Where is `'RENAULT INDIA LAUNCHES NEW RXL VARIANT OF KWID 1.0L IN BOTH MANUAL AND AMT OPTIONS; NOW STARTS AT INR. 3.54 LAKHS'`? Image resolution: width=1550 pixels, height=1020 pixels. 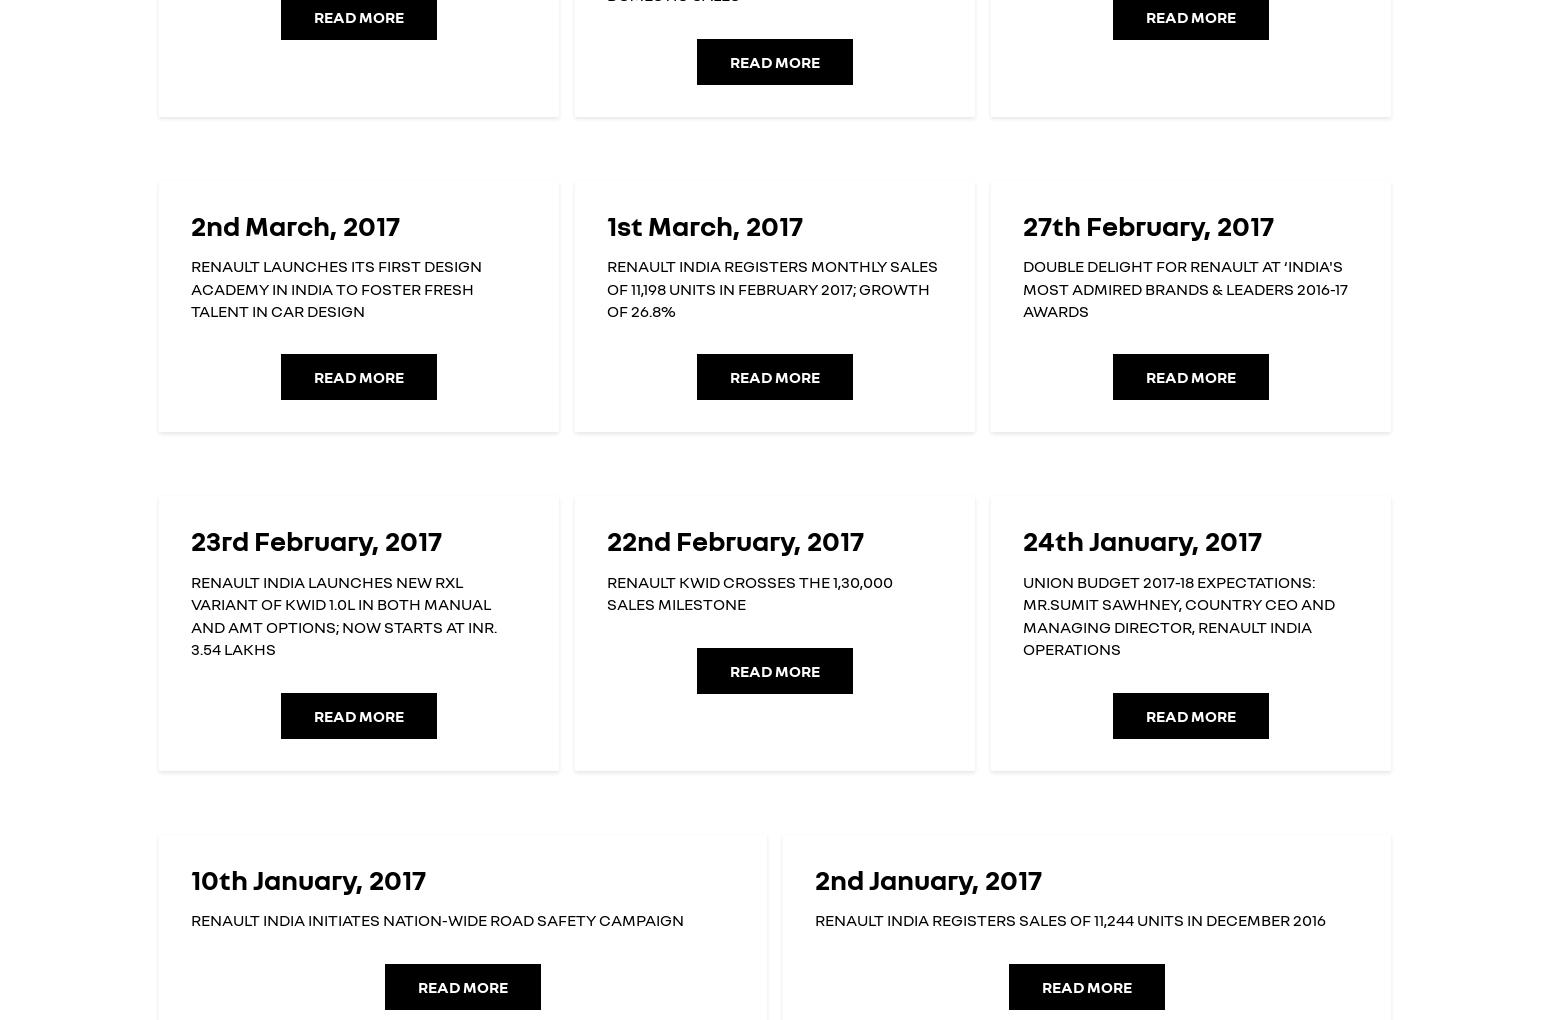
'RENAULT INDIA LAUNCHES NEW RXL VARIANT OF KWID 1.0L IN BOTH MANUAL AND AMT OPTIONS; NOW STARTS AT INR. 3.54 LAKHS' is located at coordinates (189, 614).